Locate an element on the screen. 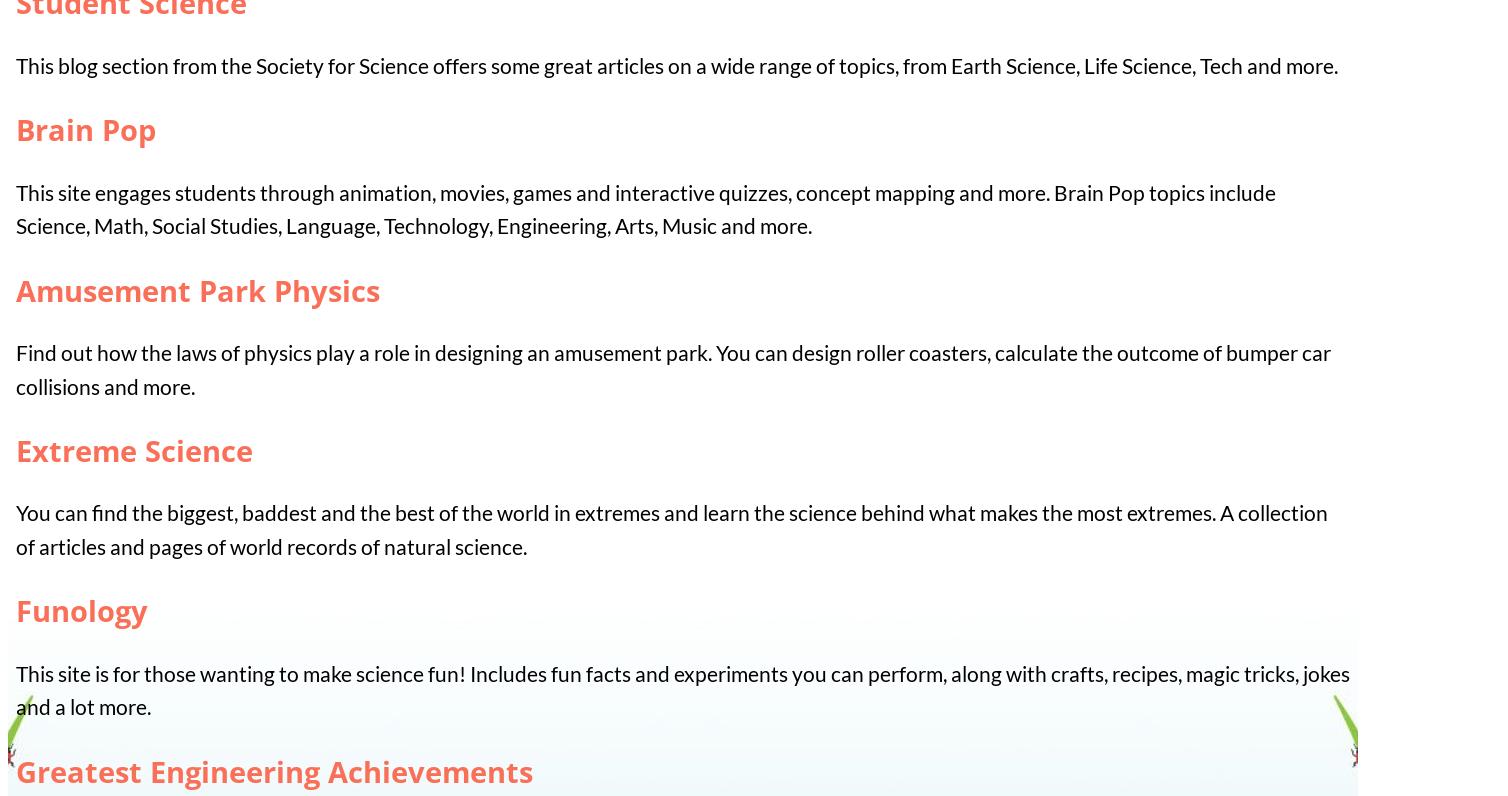 The image size is (1508, 796). 'Funology' is located at coordinates (82, 609).